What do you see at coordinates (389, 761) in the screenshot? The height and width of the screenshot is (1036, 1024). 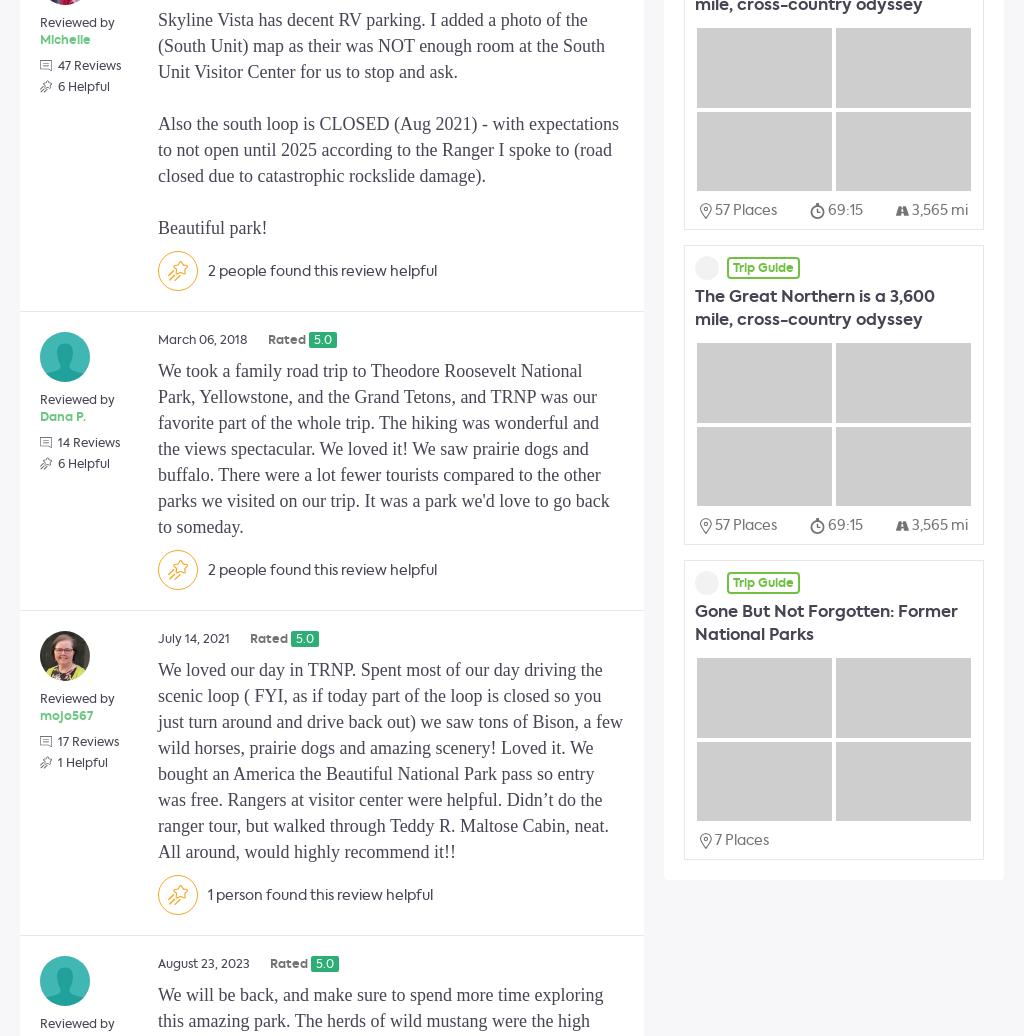 I see `'We loved our day in TRNP. Spent most of our day driving the scenic loop ( FYI, as if today part of the loop is closed so you just turn around and drive back out) we saw tons of Bison, a few wild horses, prairie dogs and amazing scenery! Loved it. We bought an America the Beautiful National Park pass so entry was free. Rangers at visitor center were helpful. Didn’t do the ranger tour, but walked through Teddy R. Maltose Cabin, neat. All around, would highly recommend it!!'` at bounding box center [389, 761].